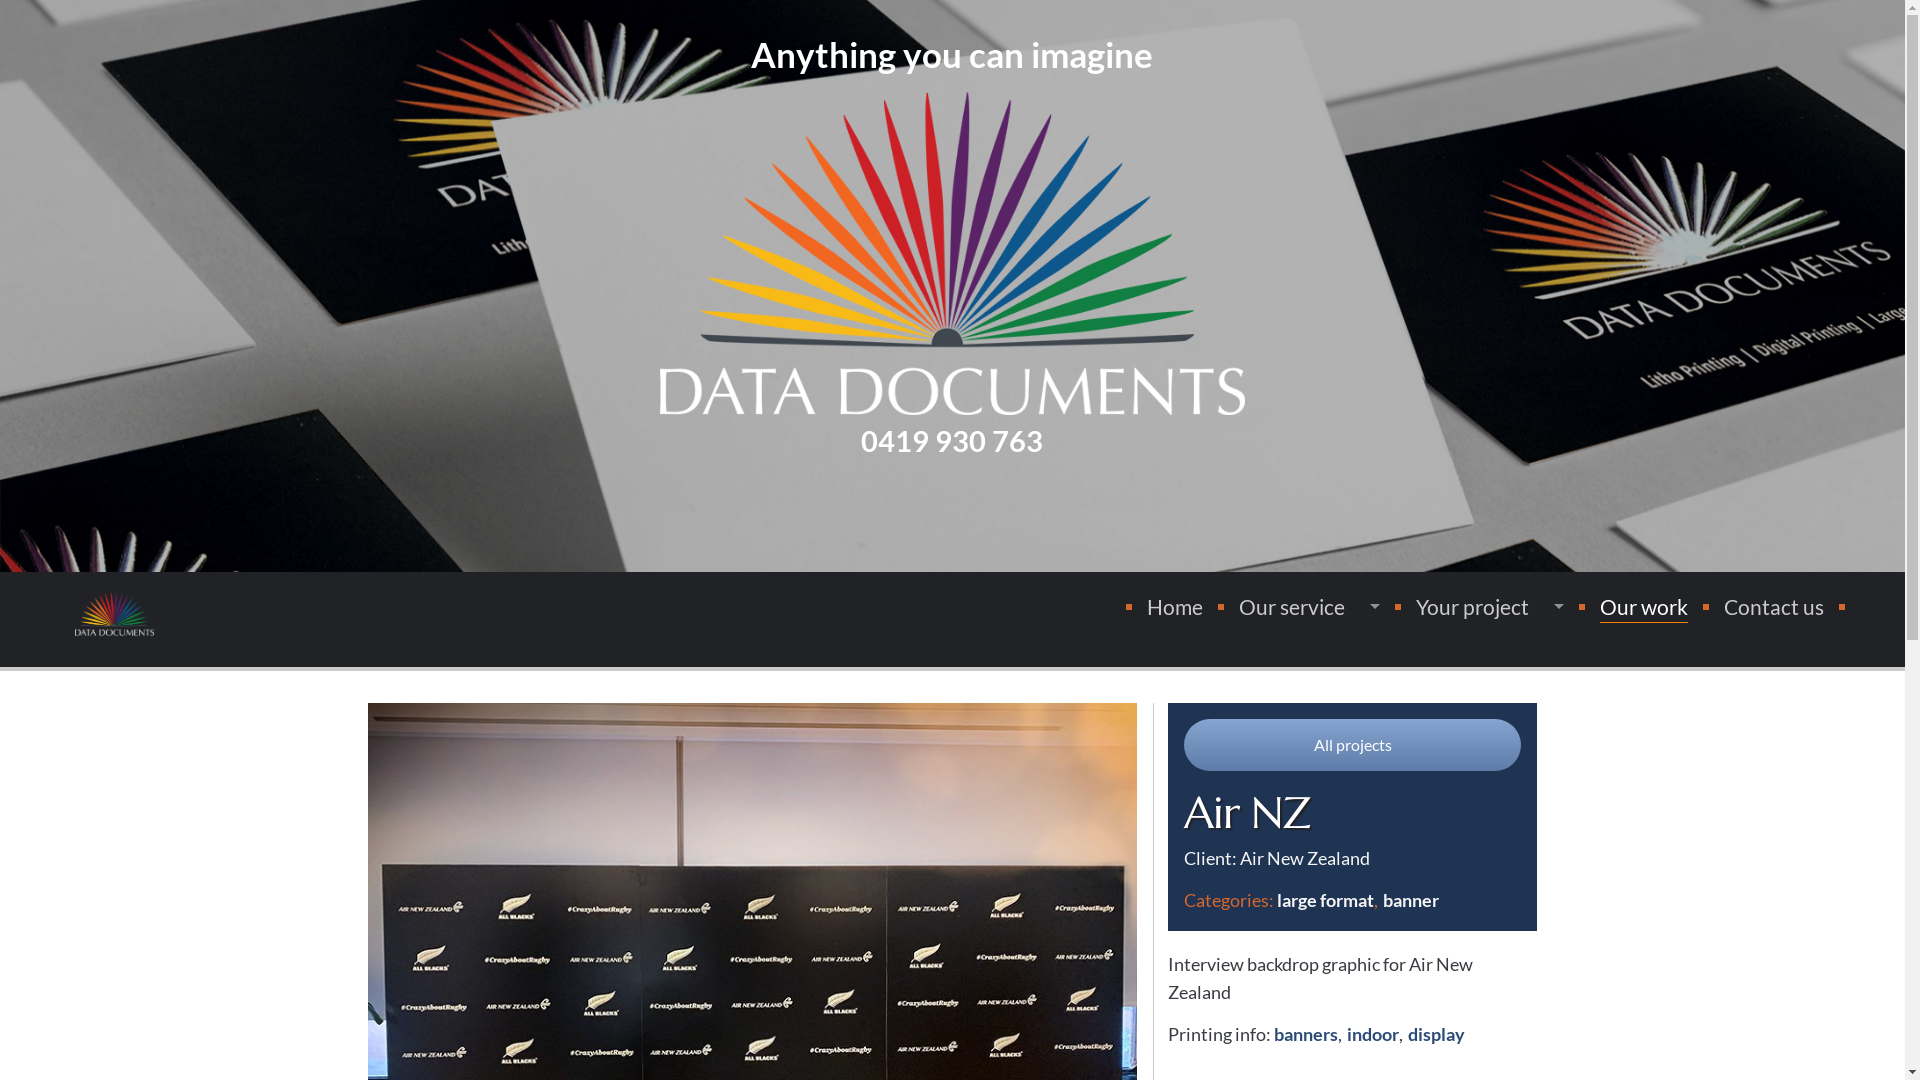 This screenshot has height=1080, width=1920. I want to click on 'large format', so click(1325, 900).